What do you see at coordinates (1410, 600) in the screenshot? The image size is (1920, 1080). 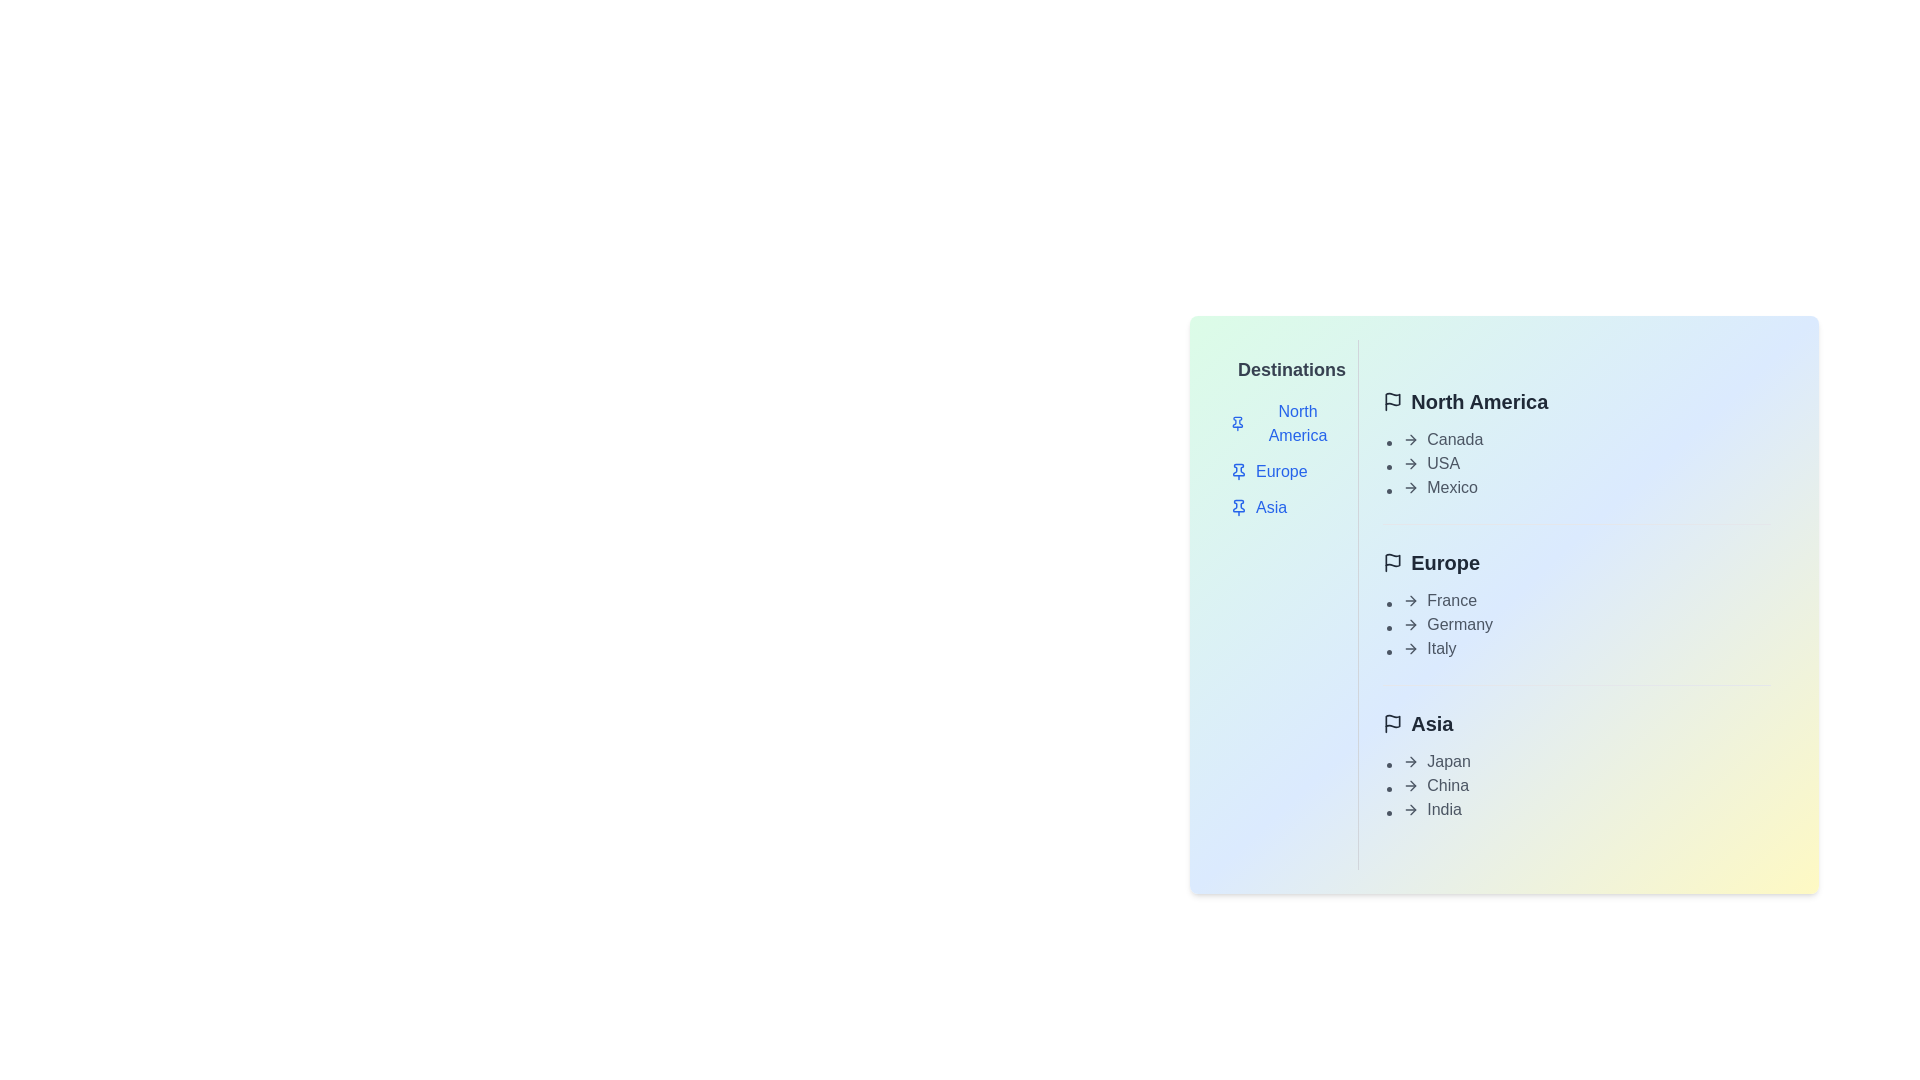 I see `the arrow icon located to the left of the 'France' text in the Europe section of the menu, indicating interactivity` at bounding box center [1410, 600].